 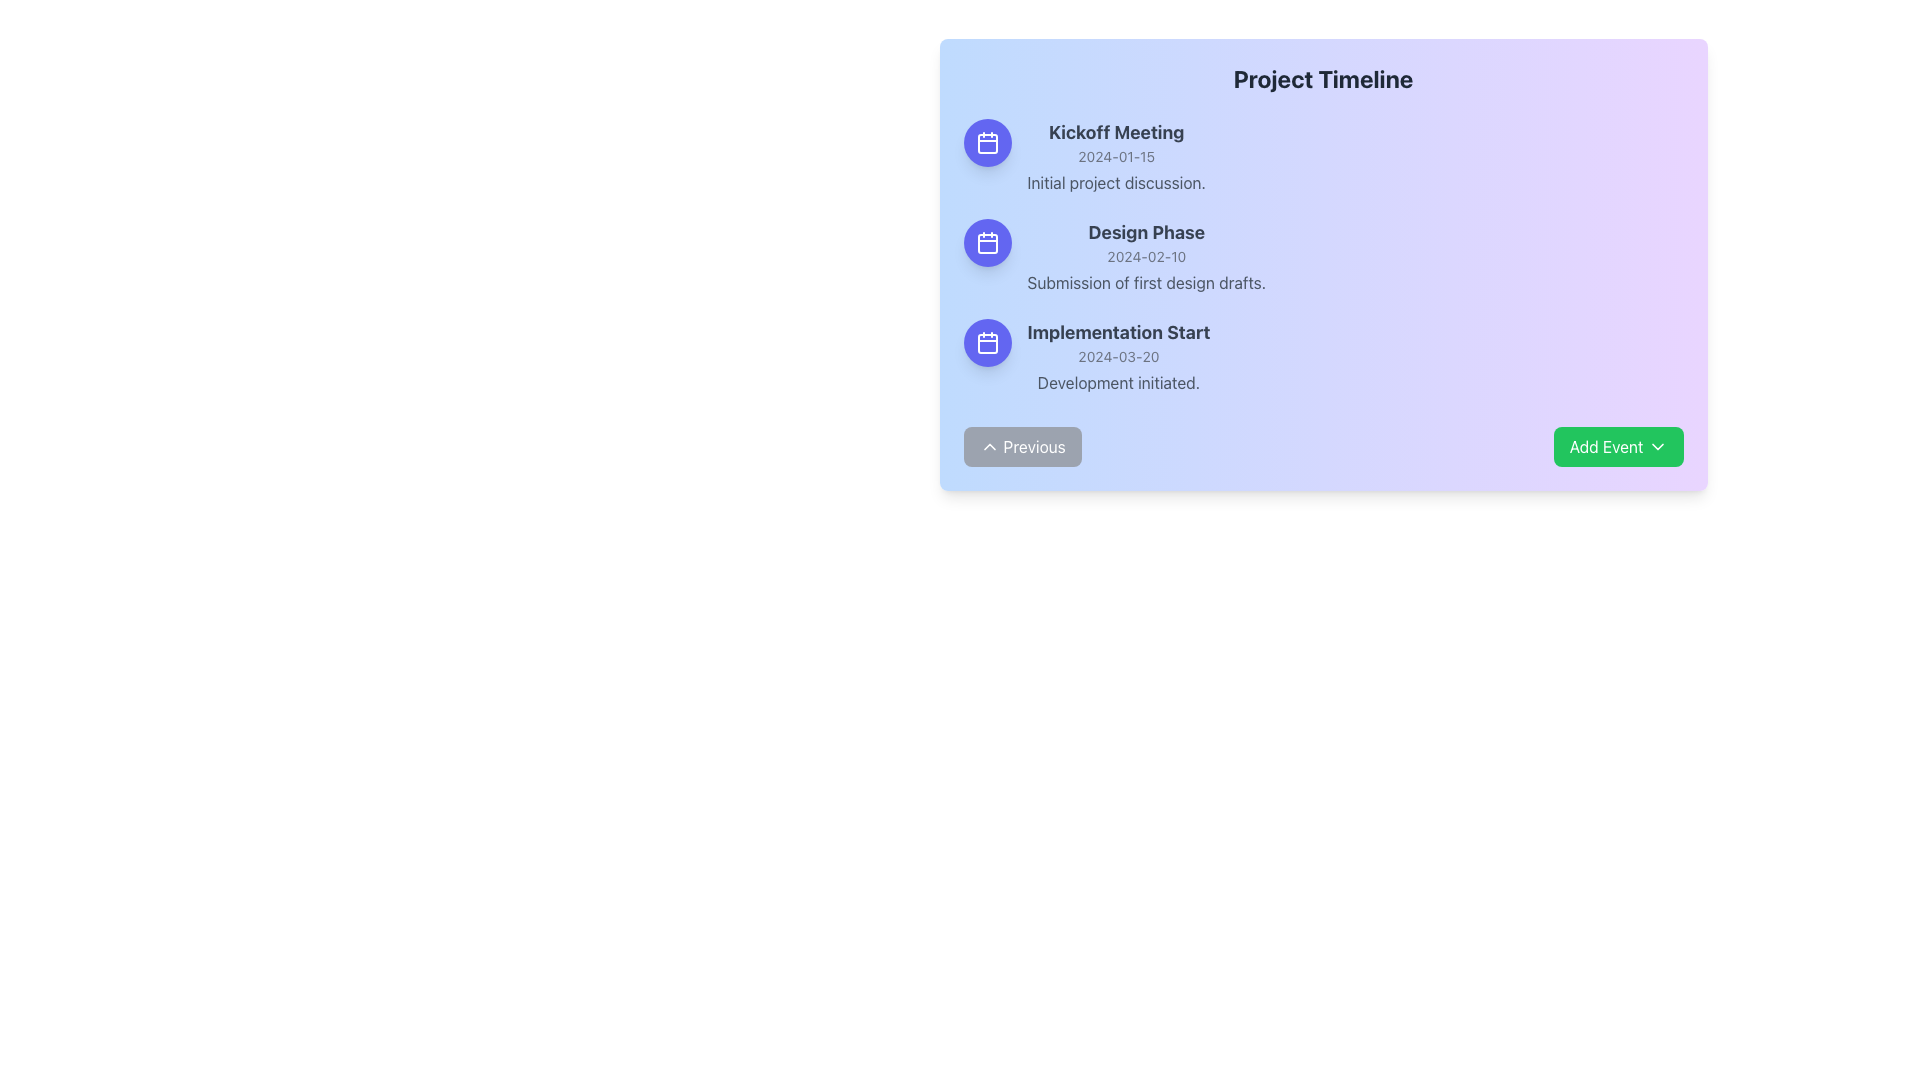 I want to click on the 'Previous' button, which contains an upward-facing chevron icon on its left side, so click(x=989, y=446).